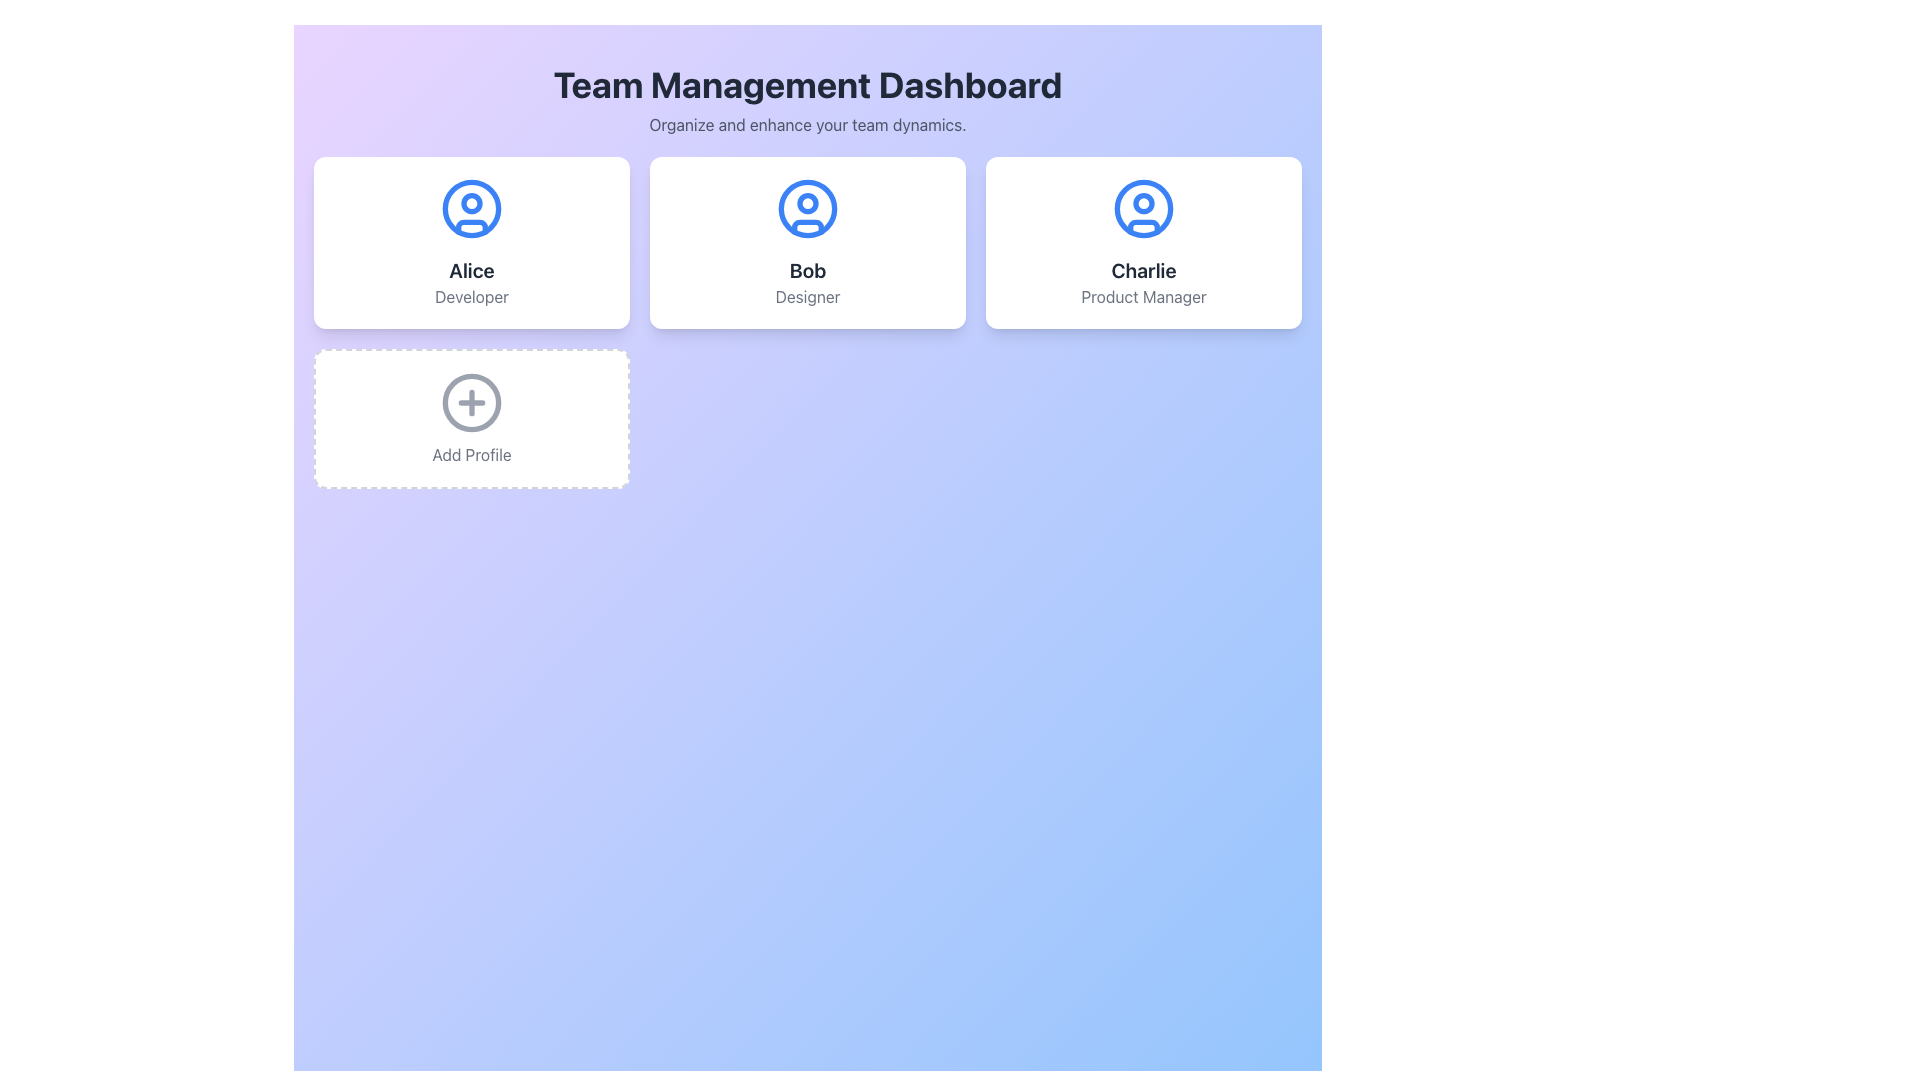 This screenshot has width=1920, height=1080. Describe the element at coordinates (470, 203) in the screenshot. I see `the SVG circle component representing the head of the user in the profile icon for 'Alice', the Developer, located in the leftmost card` at that location.